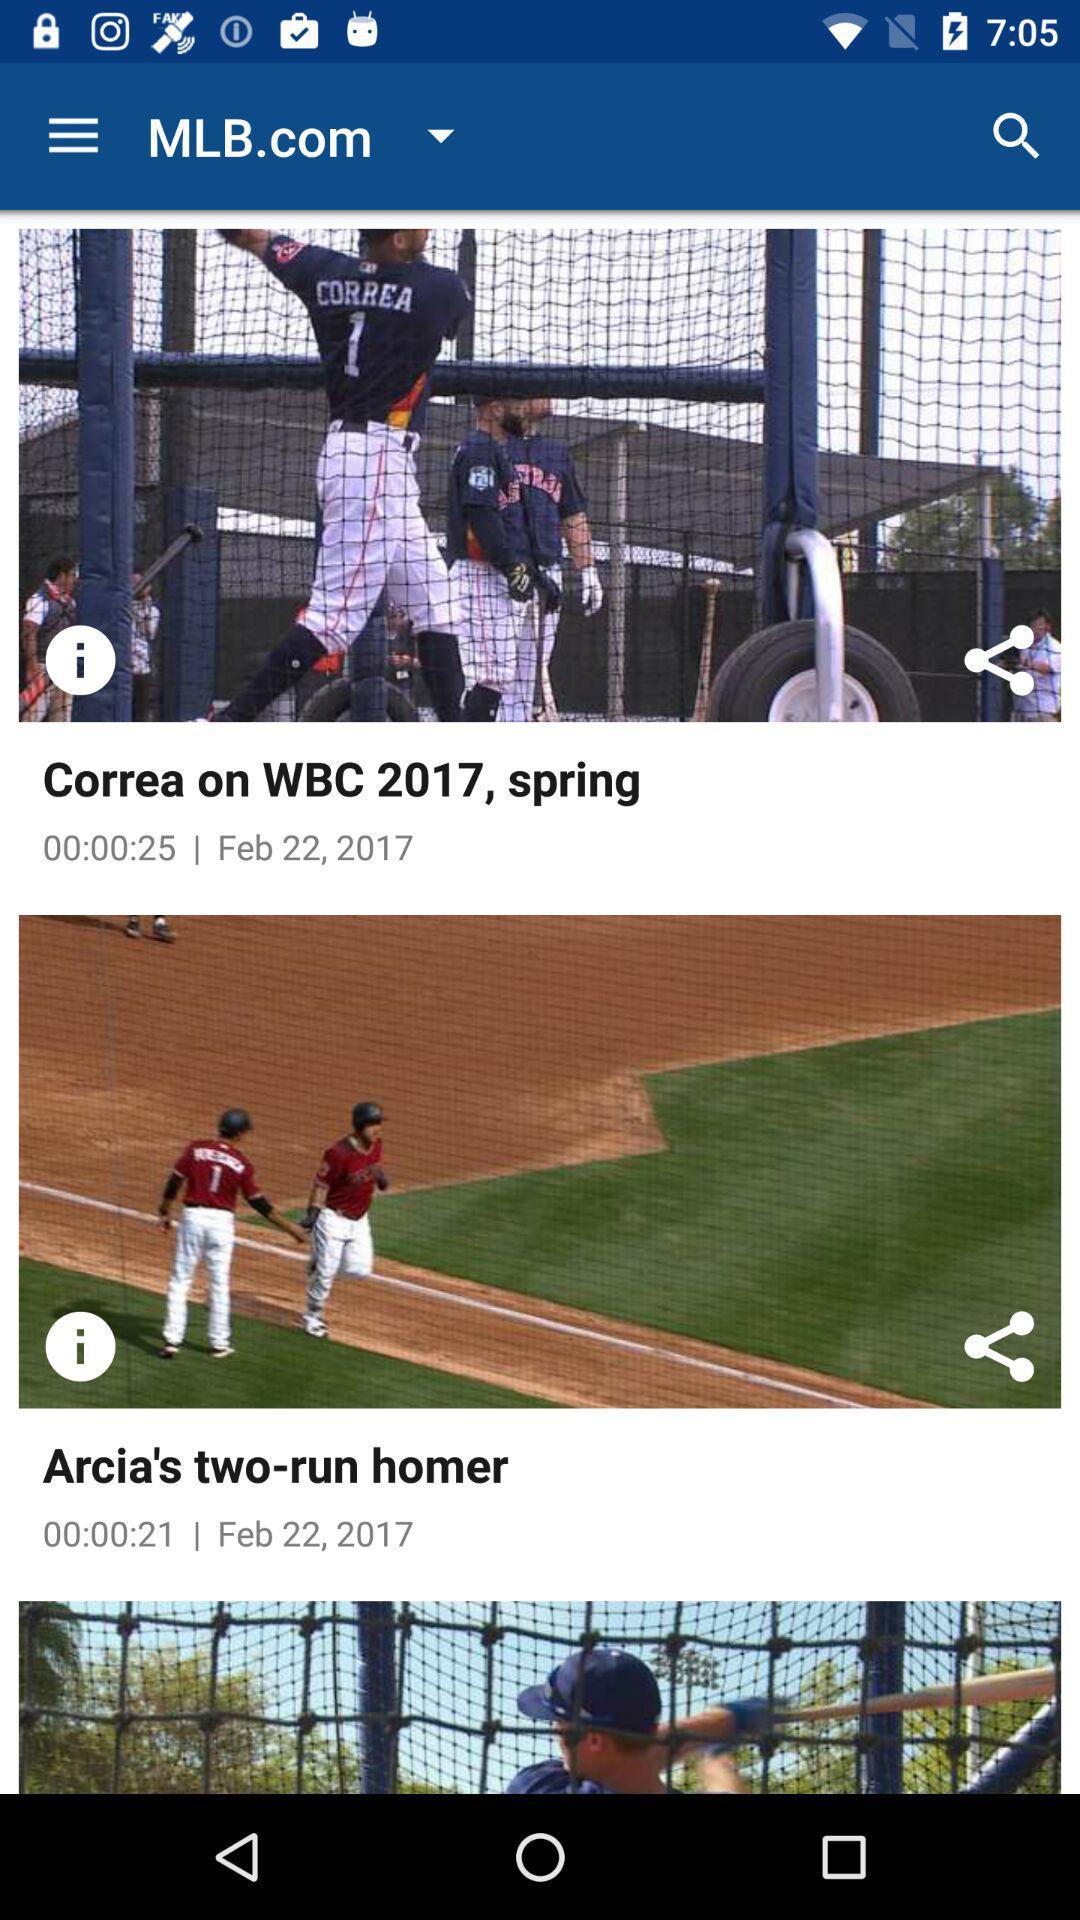 The height and width of the screenshot is (1920, 1080). What do you see at coordinates (72, 135) in the screenshot?
I see `item to the left of the mlb.com item` at bounding box center [72, 135].